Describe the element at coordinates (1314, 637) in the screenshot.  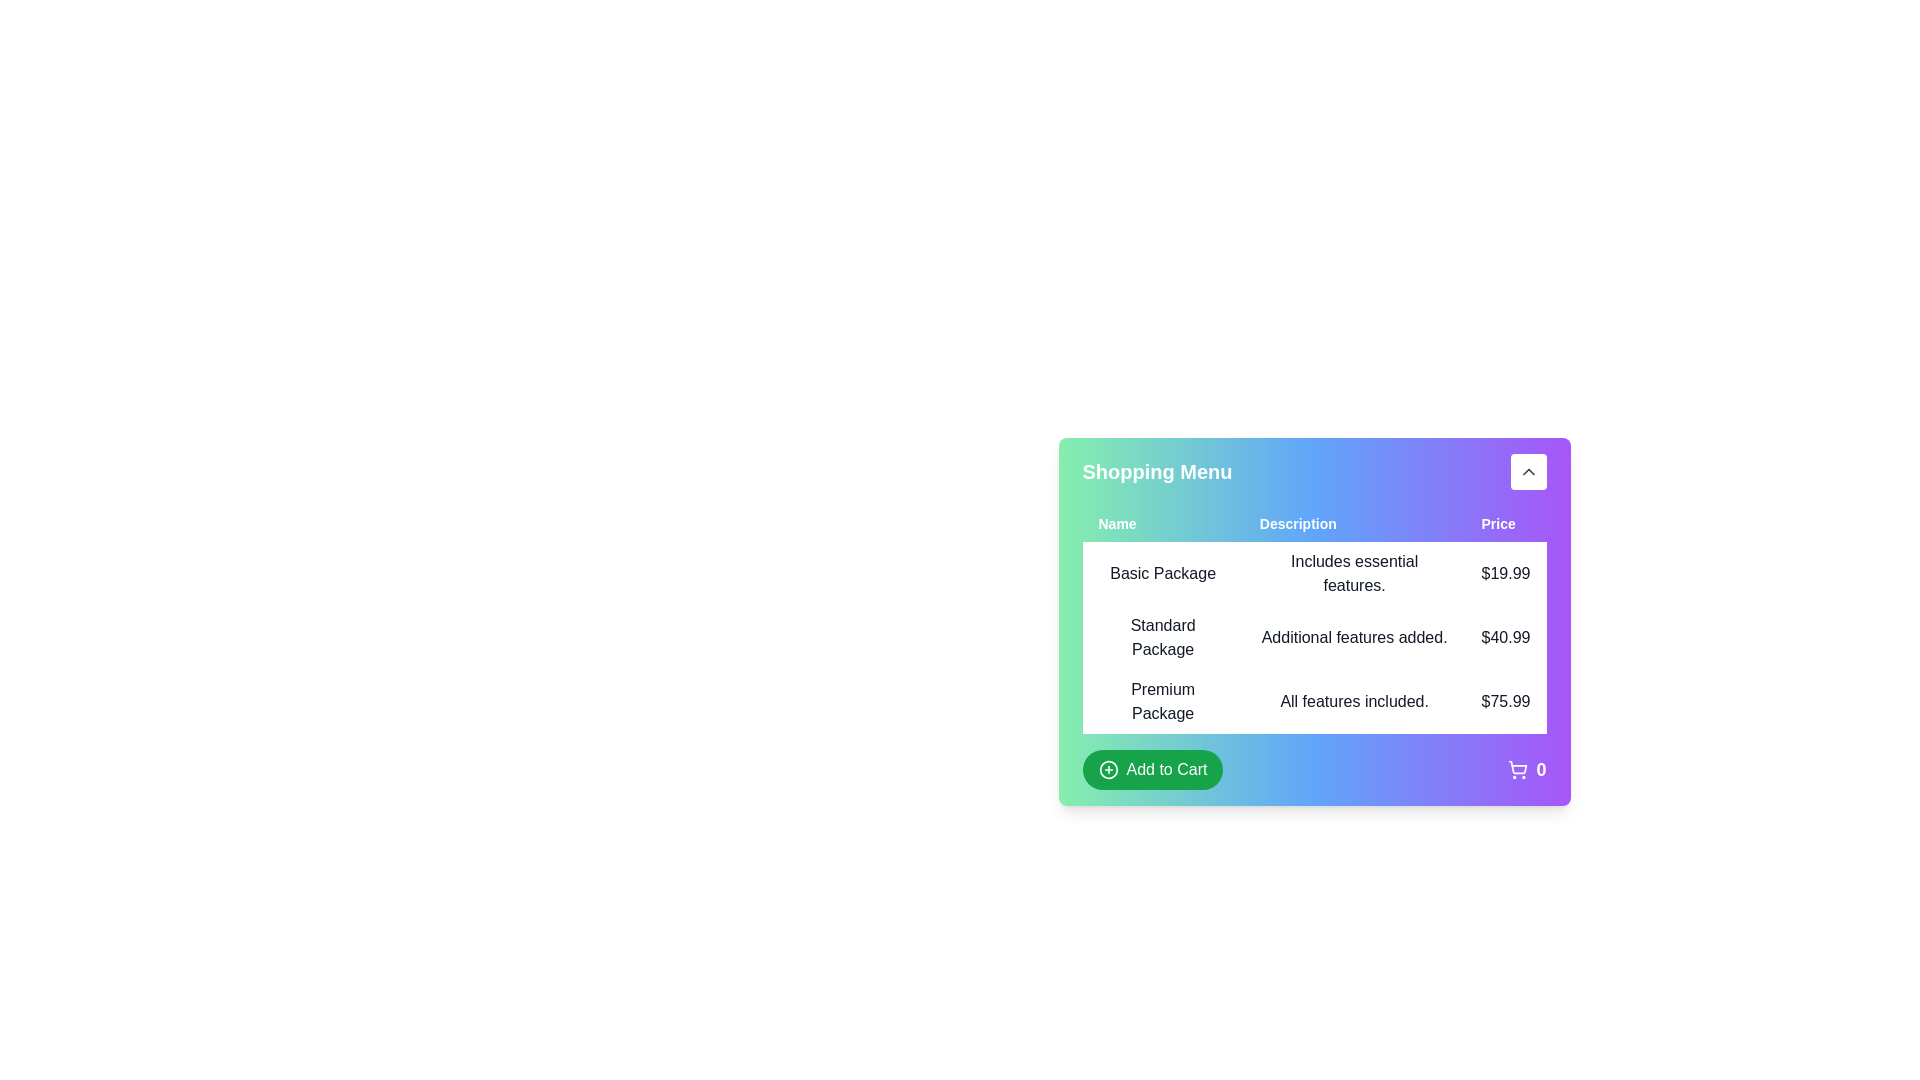
I see `the second row of the table that contains the 'Standard Package' name, its description 'Additional features added.', and the price '$40.99'` at that location.